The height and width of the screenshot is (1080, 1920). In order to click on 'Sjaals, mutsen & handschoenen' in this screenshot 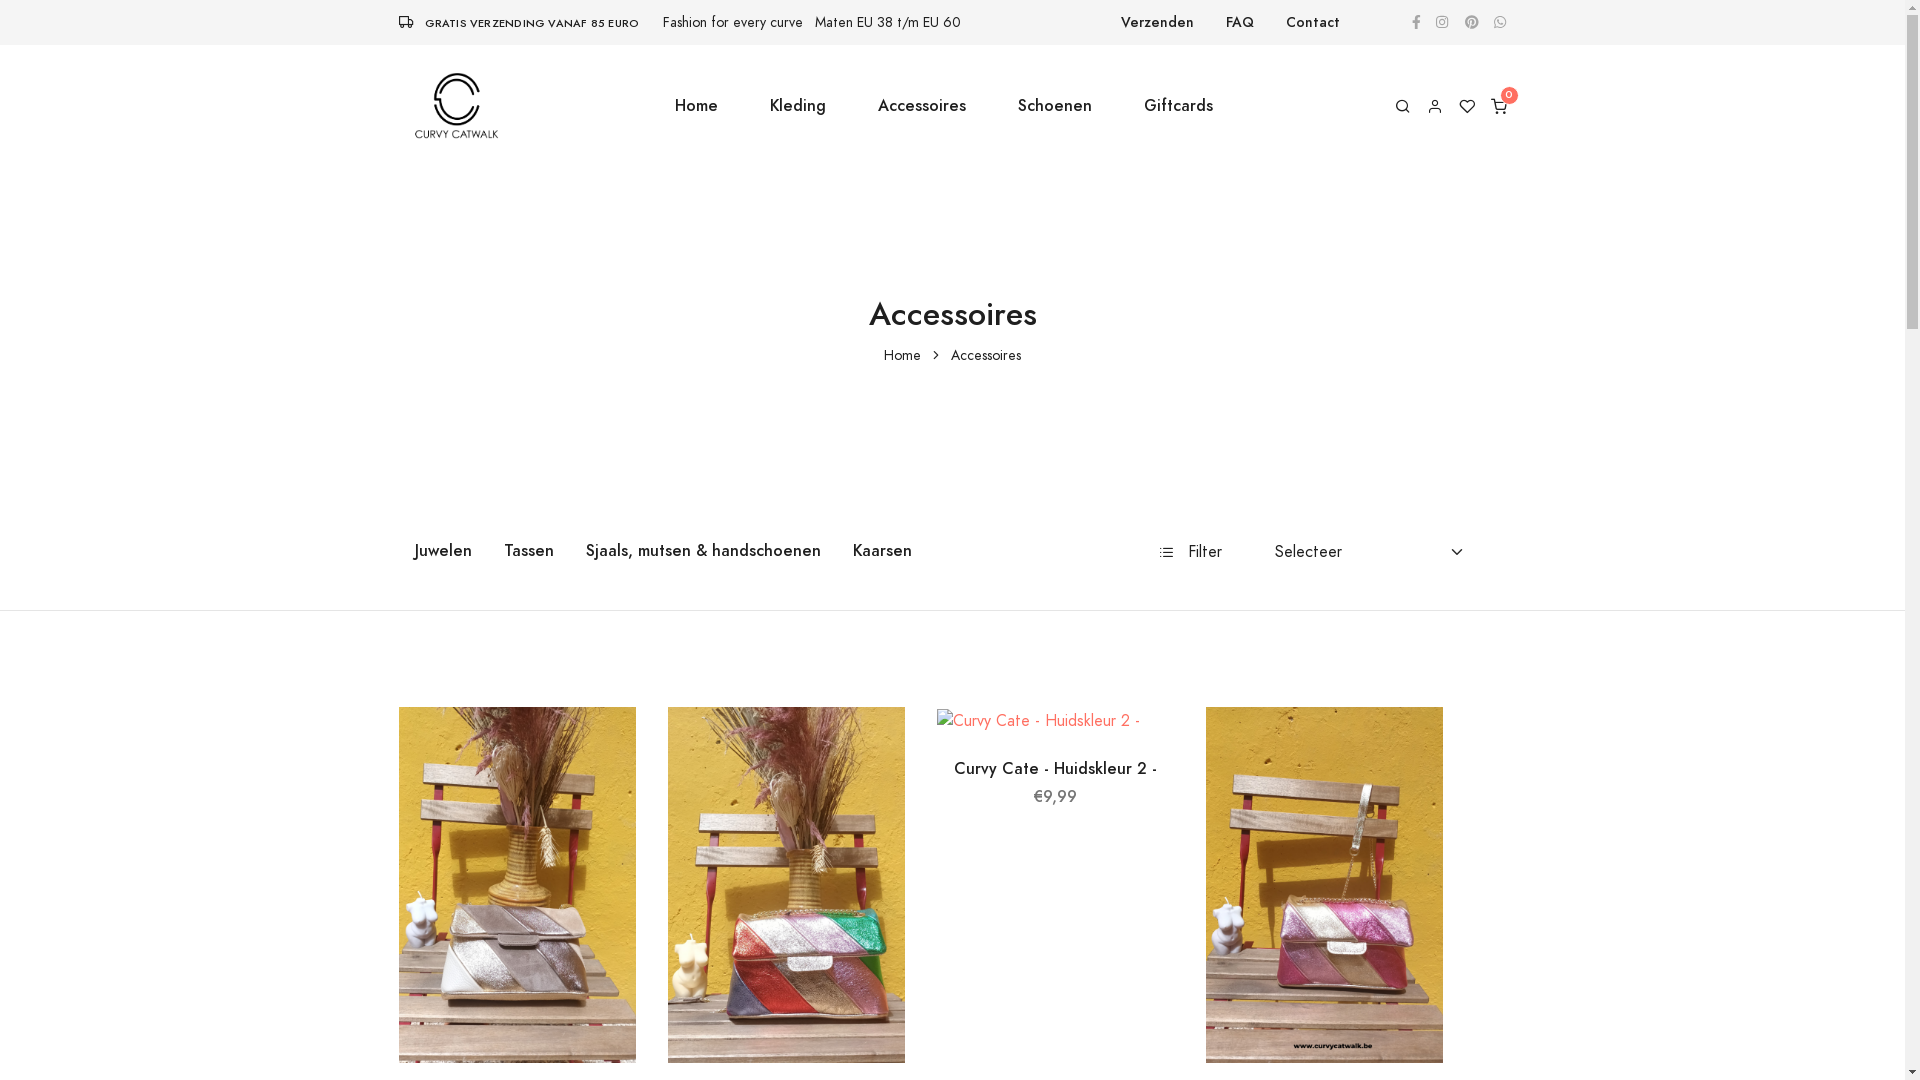, I will do `click(703, 551)`.